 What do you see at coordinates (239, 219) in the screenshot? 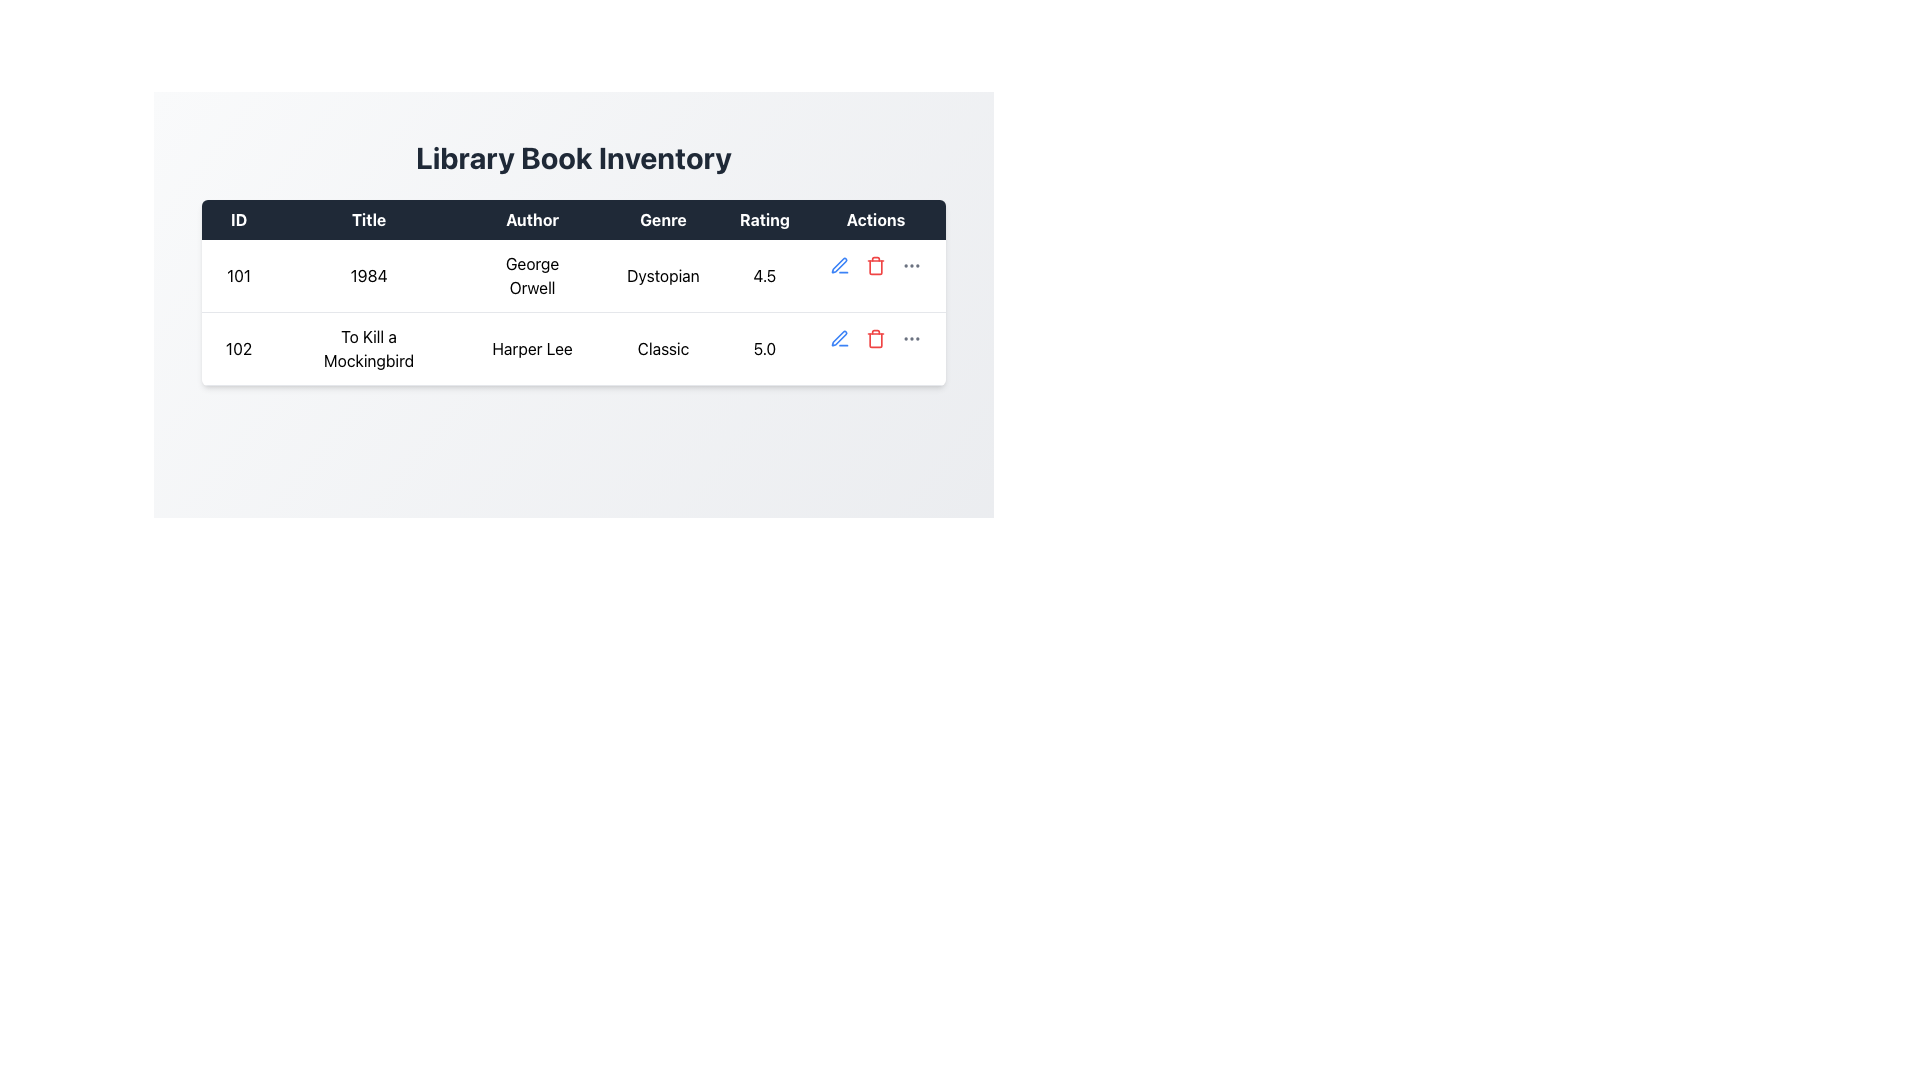
I see `the Table Header Cell with the bold white text 'ID'` at bounding box center [239, 219].